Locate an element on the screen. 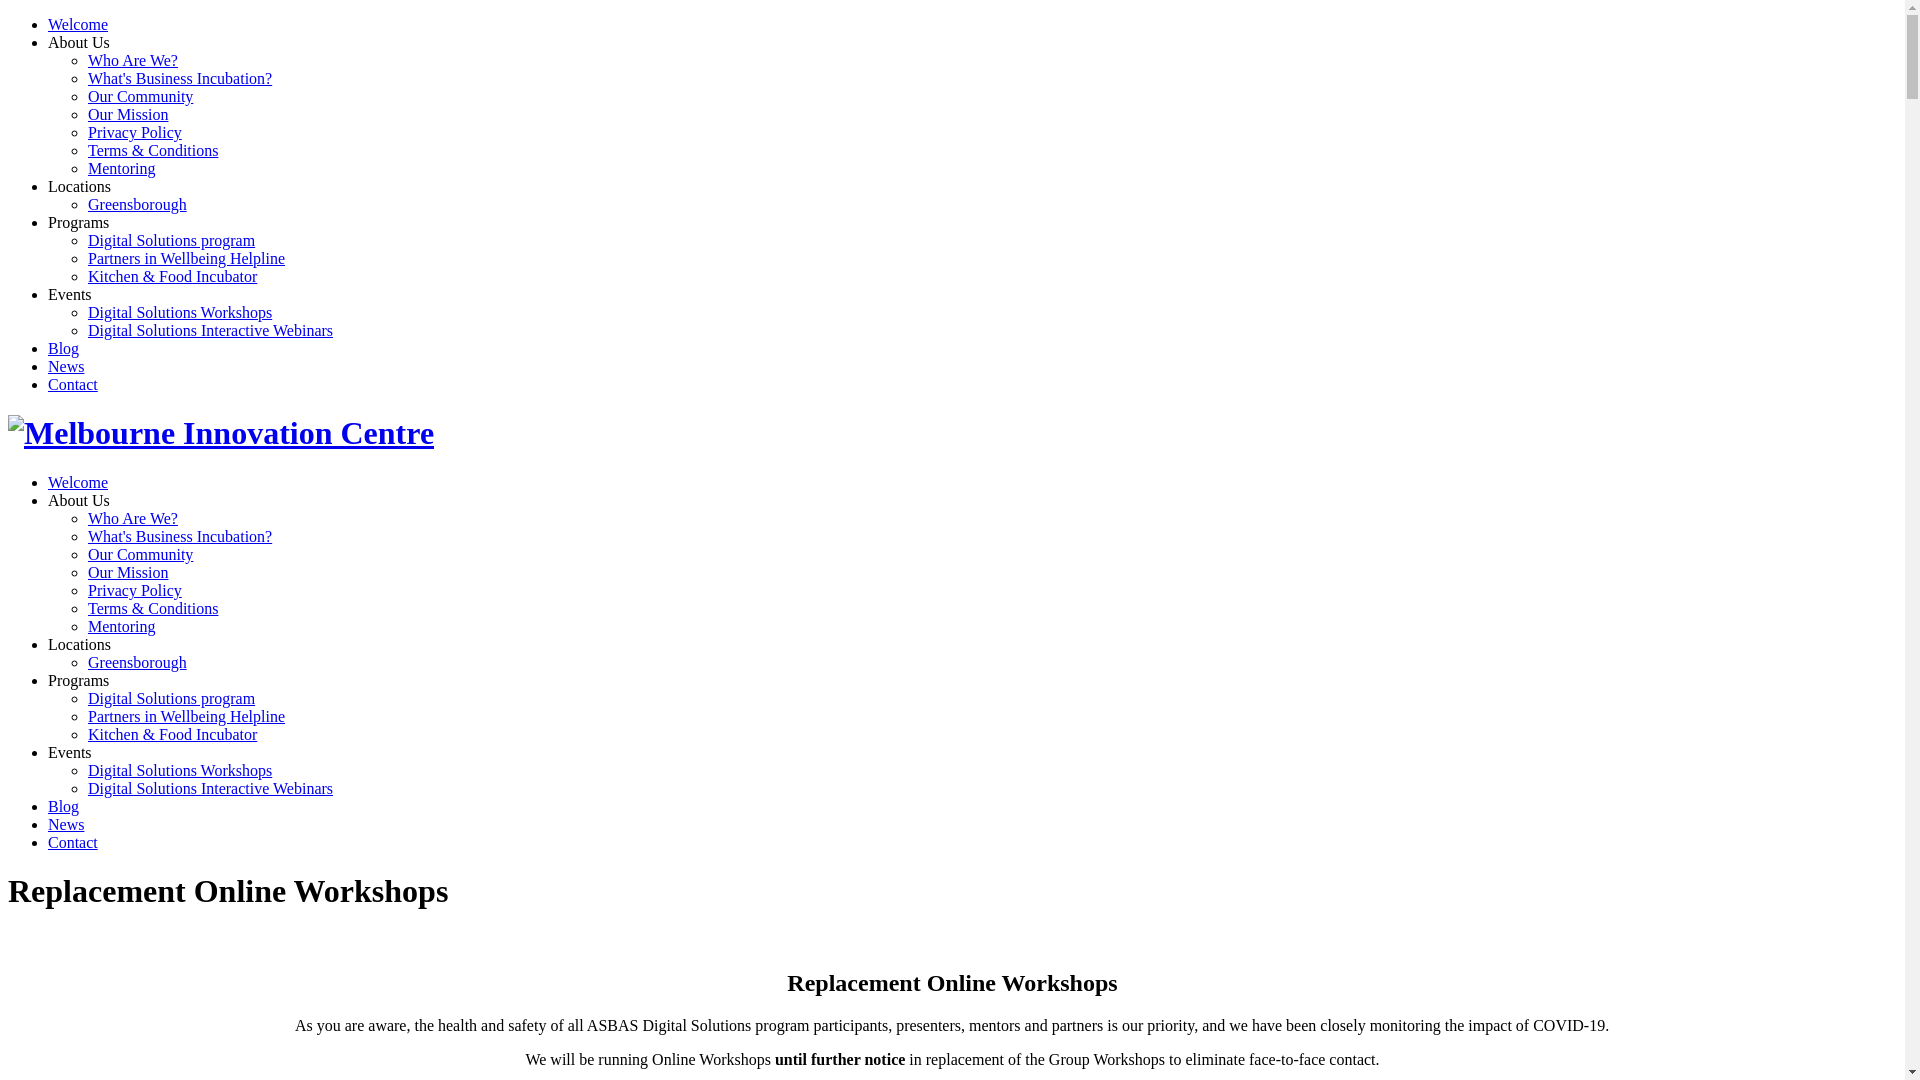  'Contact' is located at coordinates (72, 384).